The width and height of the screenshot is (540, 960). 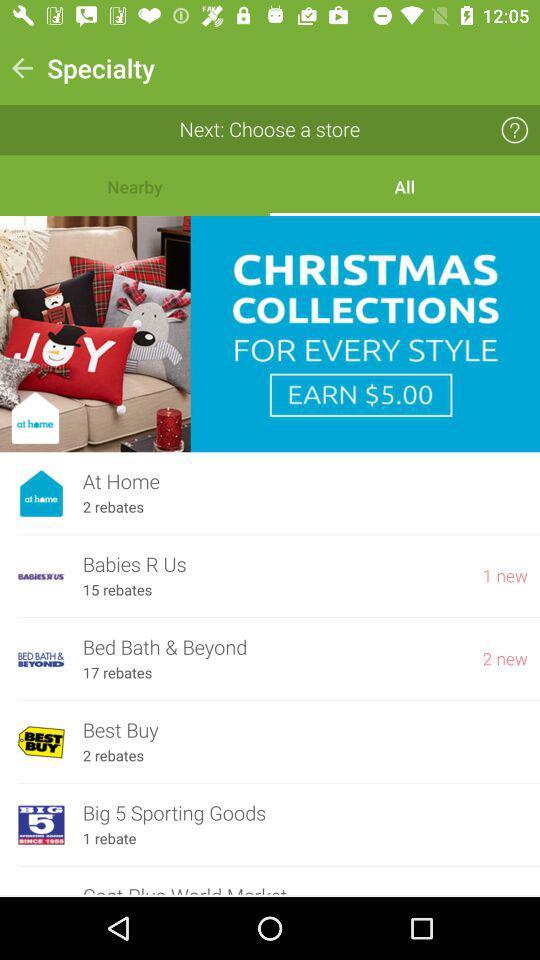 What do you see at coordinates (305, 813) in the screenshot?
I see `the big 5 sporting icon` at bounding box center [305, 813].